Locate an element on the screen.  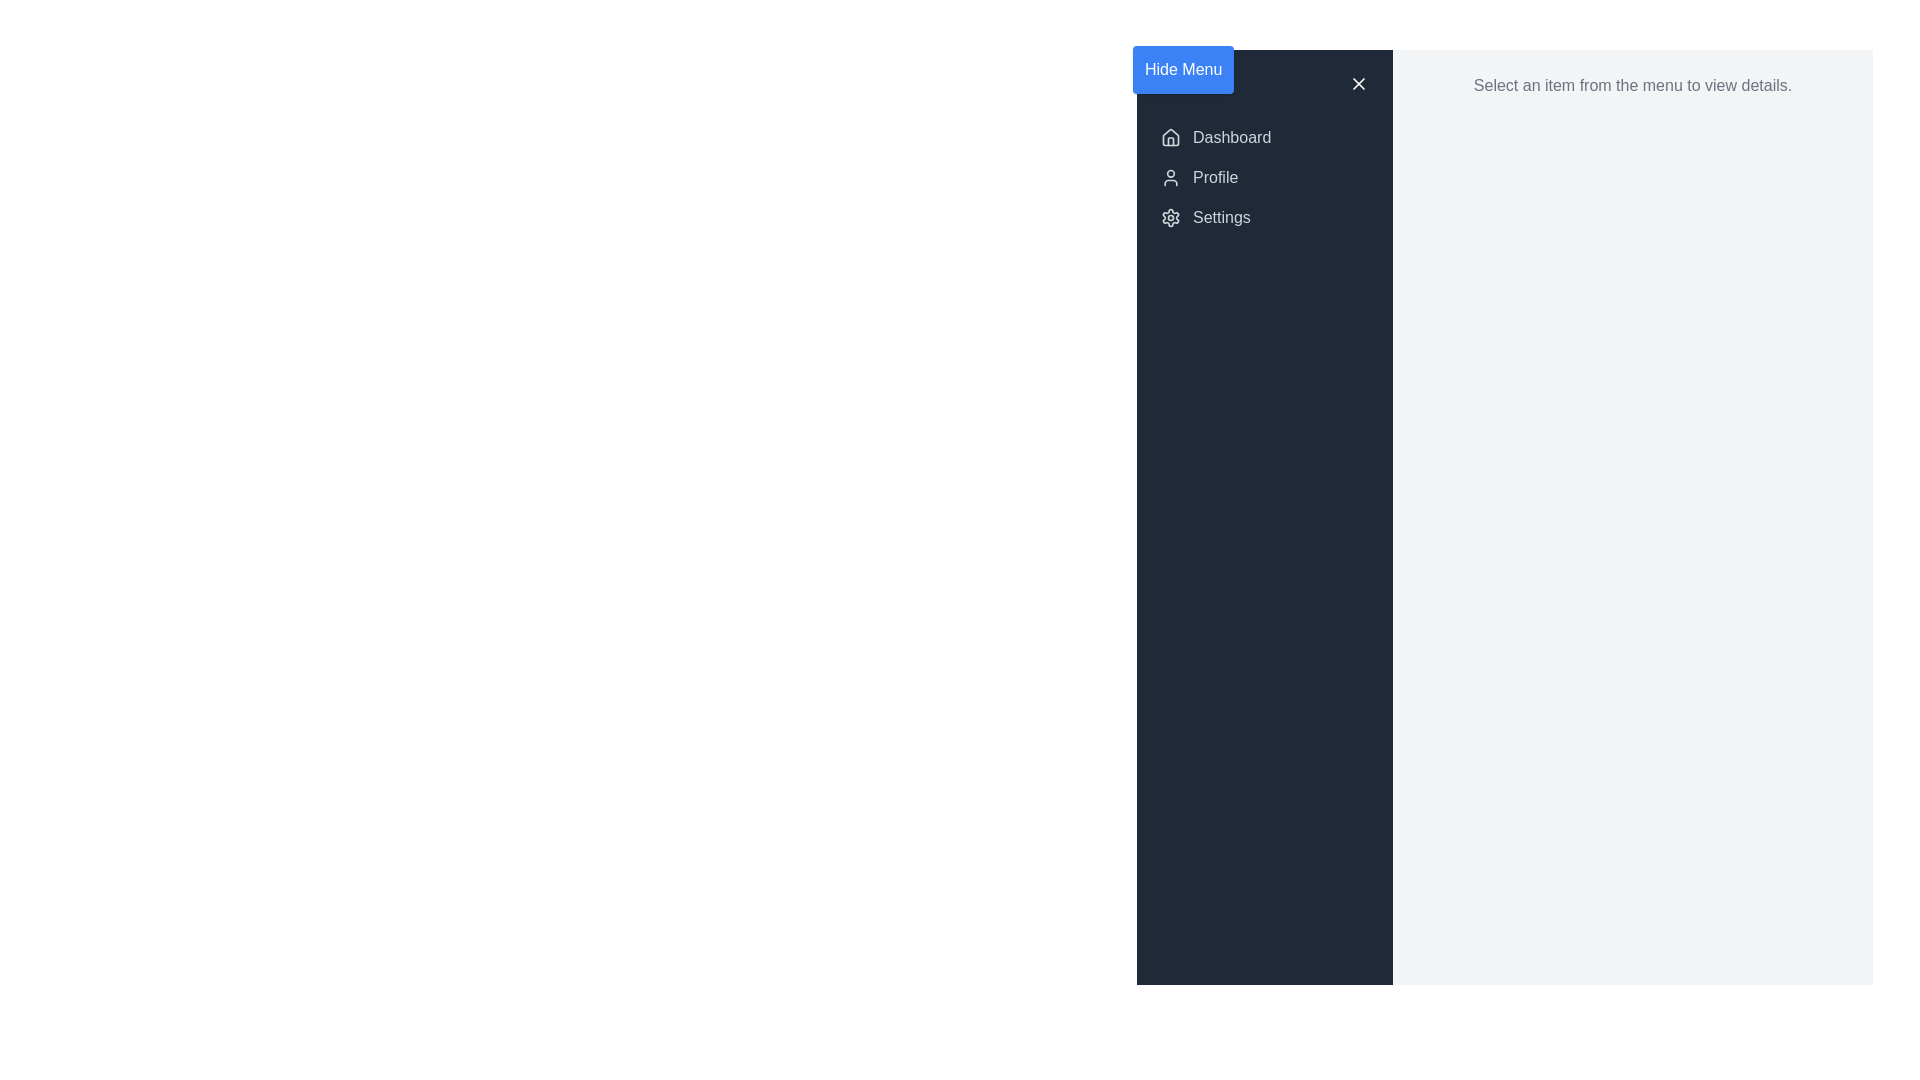
the compact 'X' icon located in the top-right corner of the dark sidebar to interact with the 'X' button is located at coordinates (1358, 83).